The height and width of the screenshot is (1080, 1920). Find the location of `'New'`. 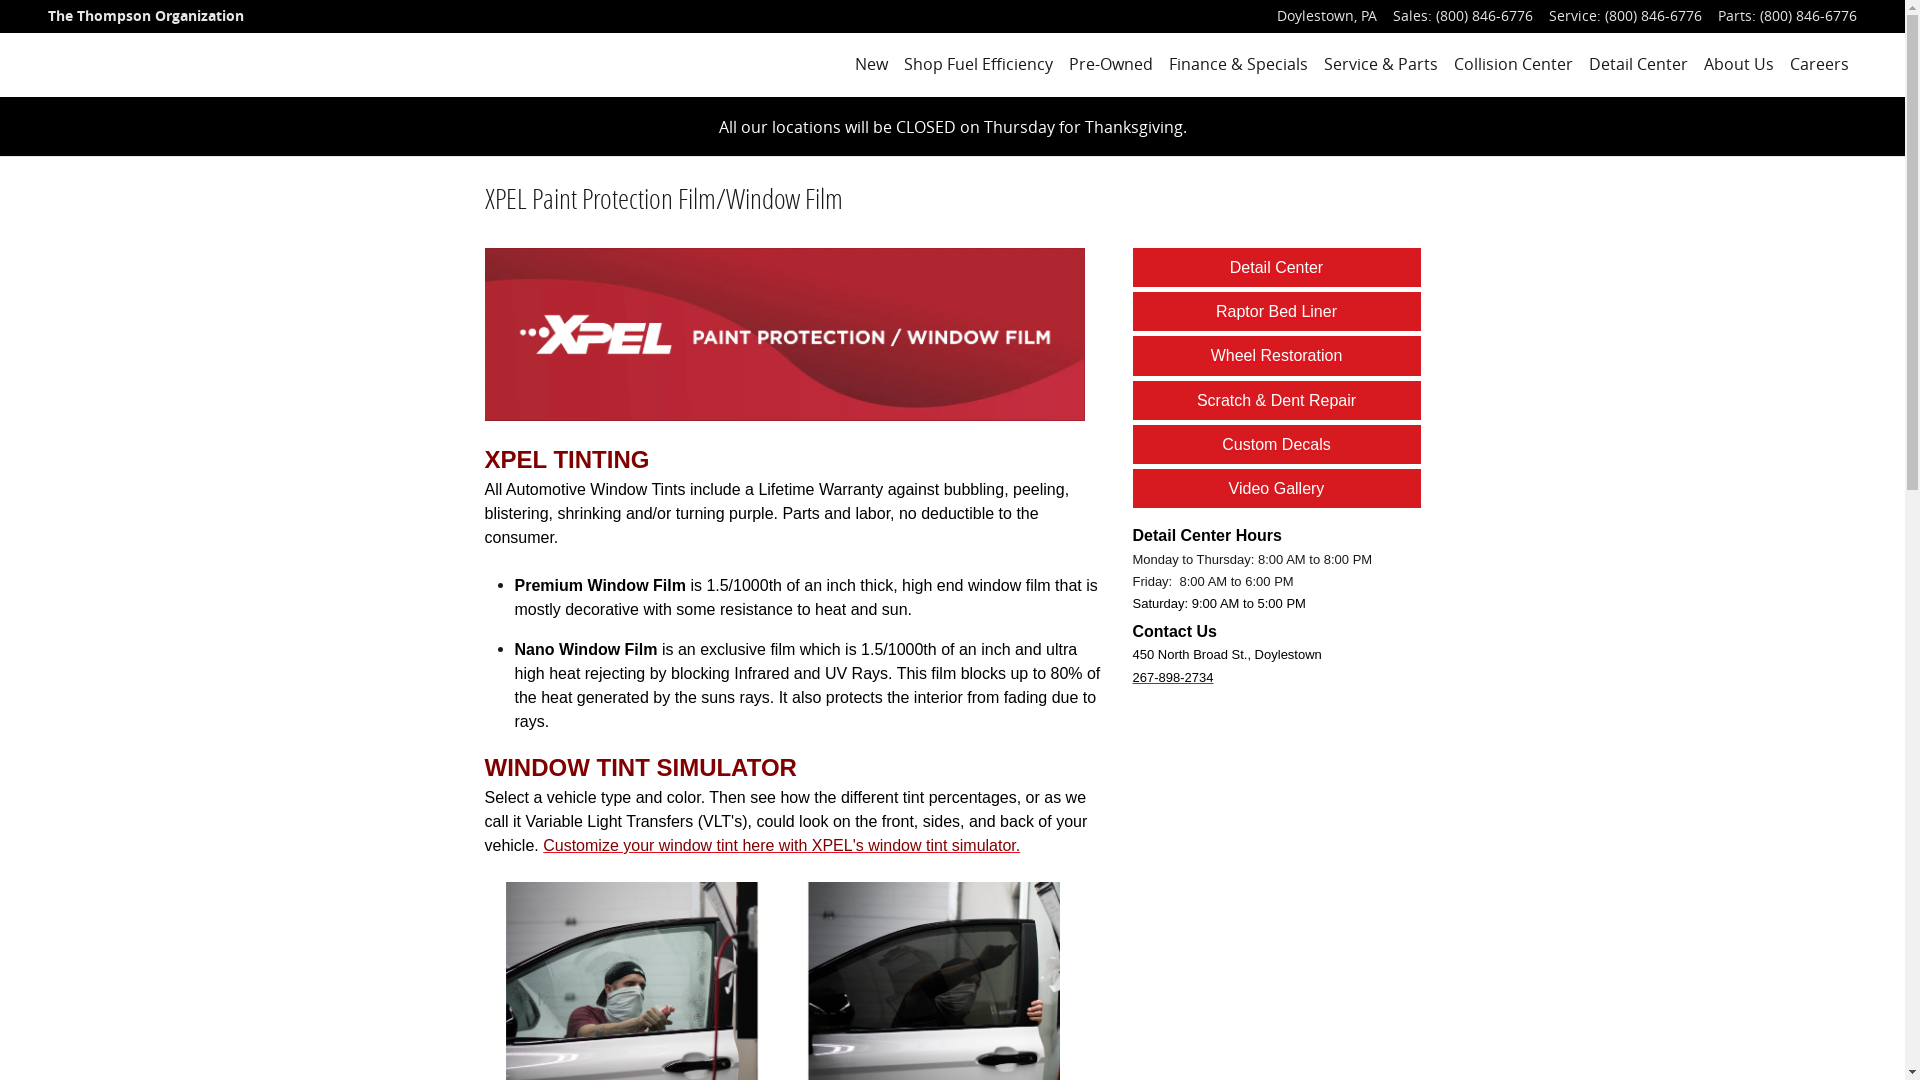

'New' is located at coordinates (871, 64).